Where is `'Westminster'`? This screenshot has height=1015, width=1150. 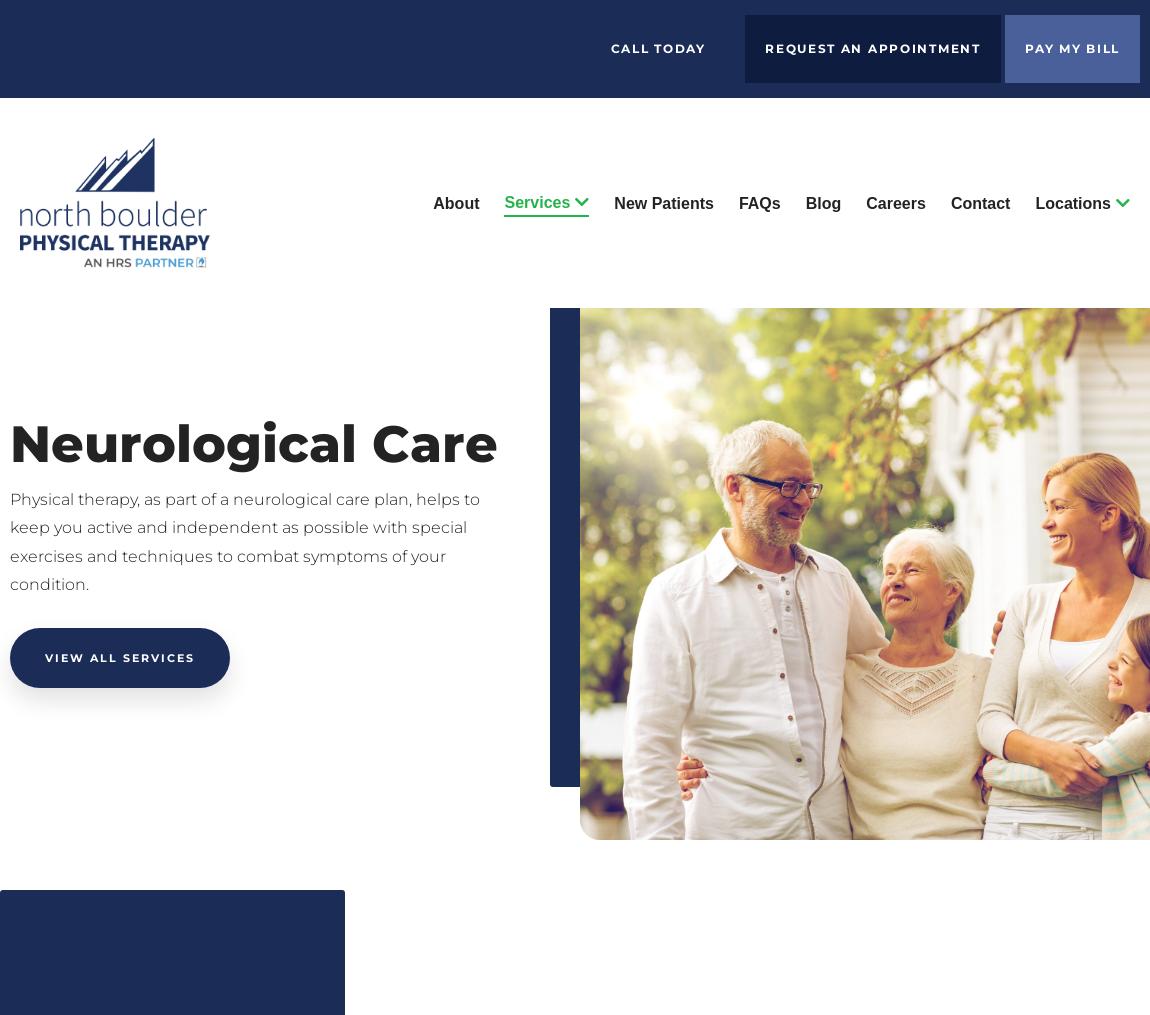
'Westminster' is located at coordinates (907, 347).